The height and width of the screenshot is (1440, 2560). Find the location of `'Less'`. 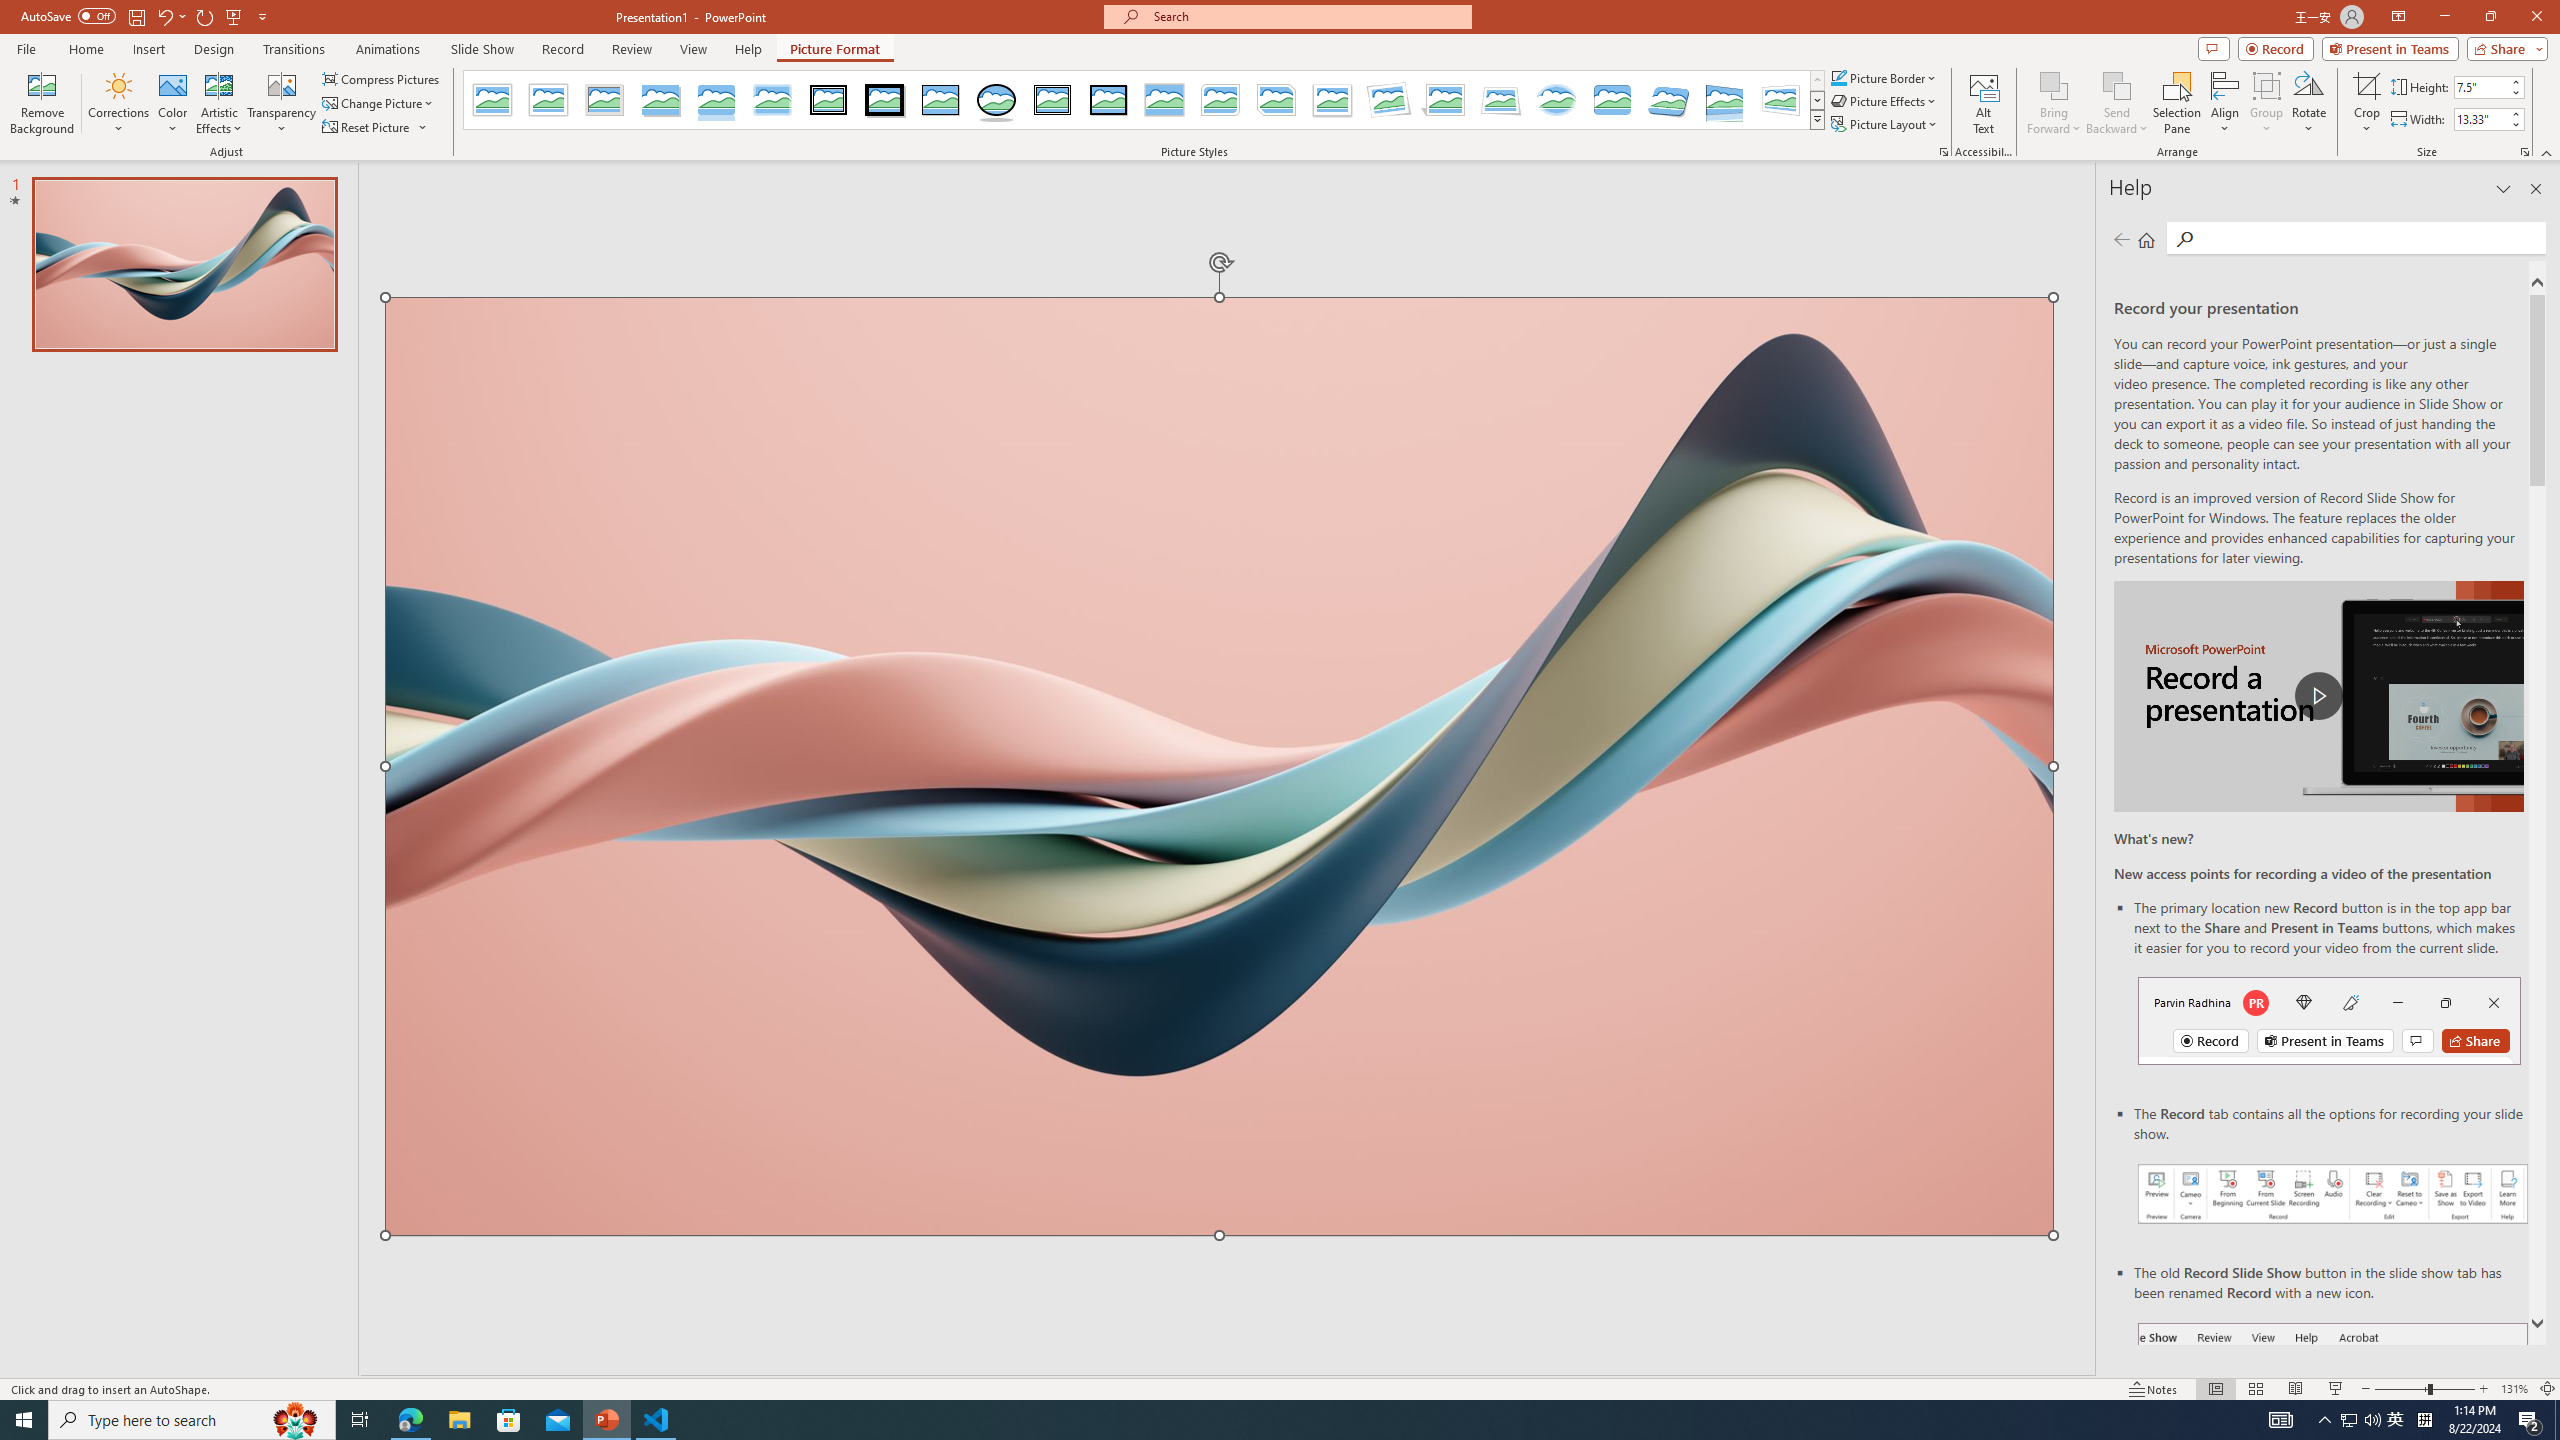

'Less' is located at coordinates (2515, 123).